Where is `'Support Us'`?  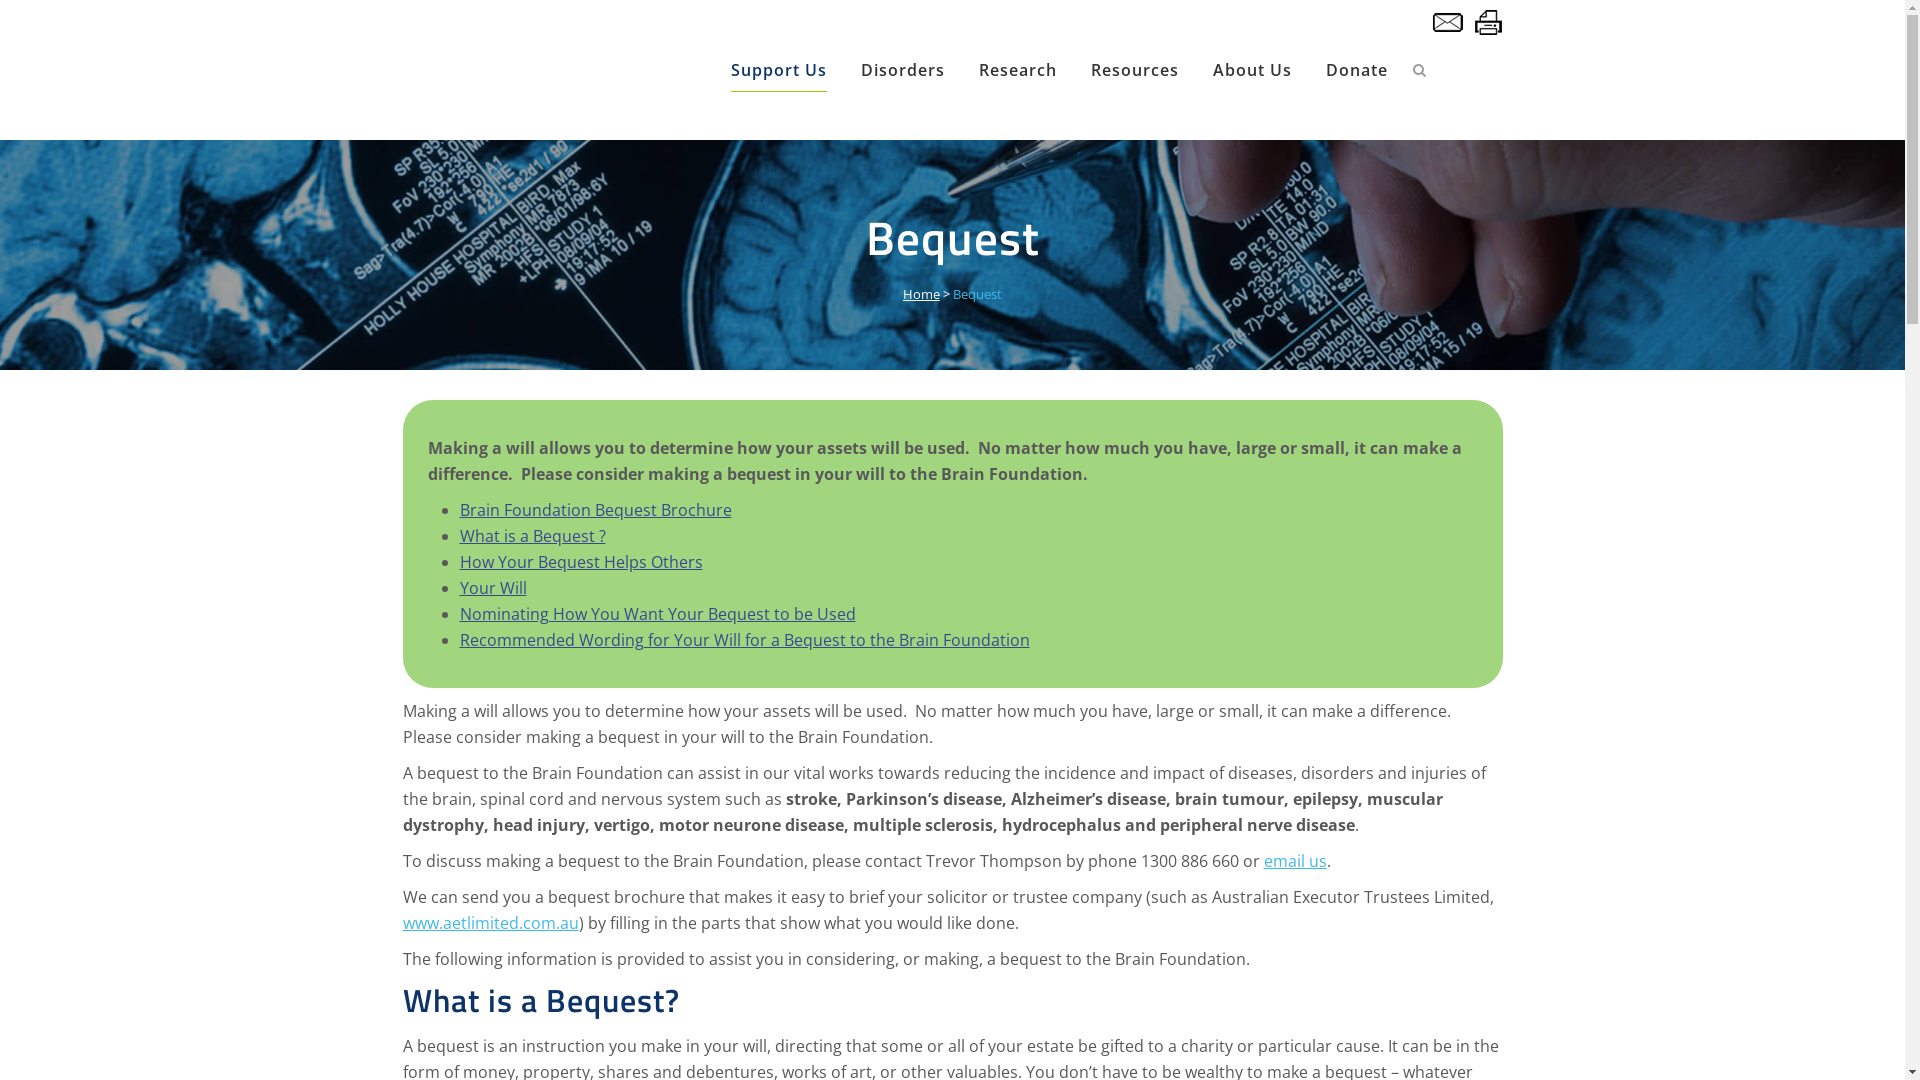
'Support Us' is located at coordinates (777, 68).